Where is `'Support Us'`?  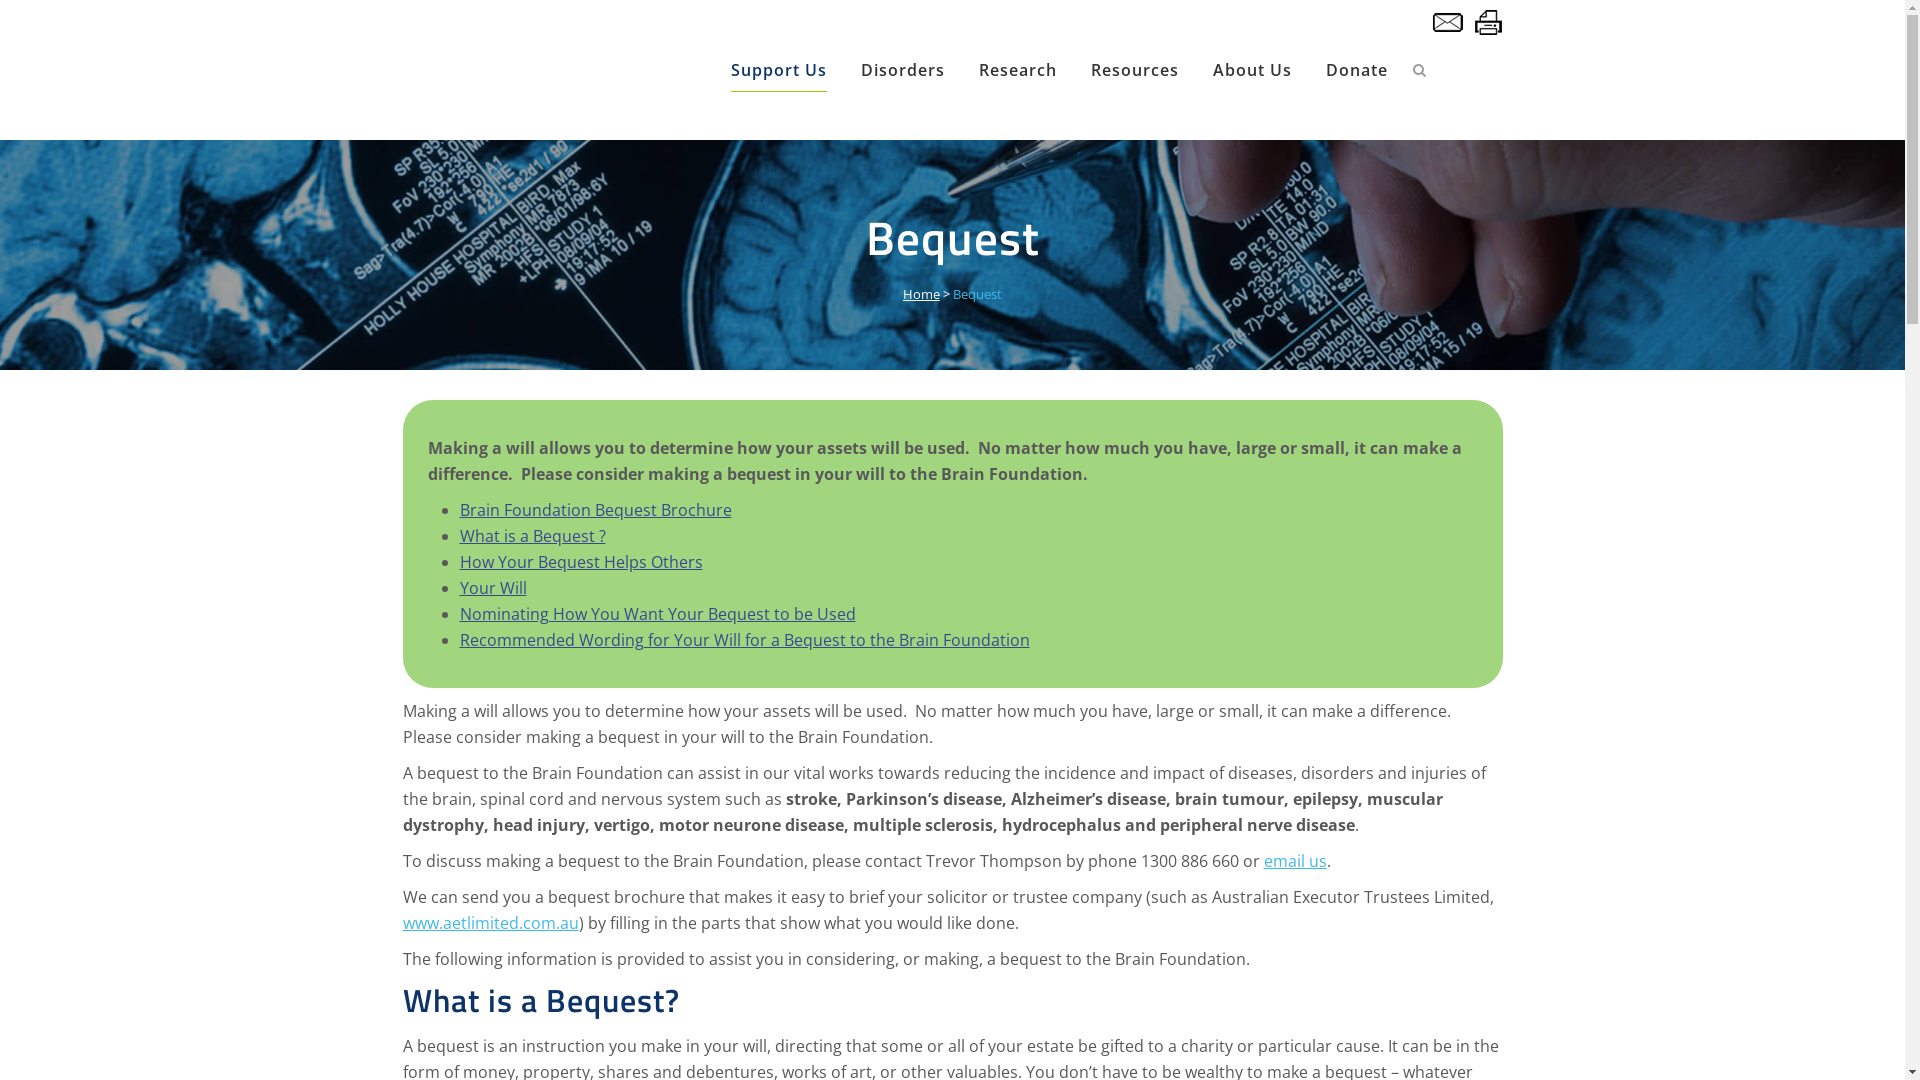
'Support Us' is located at coordinates (777, 68).